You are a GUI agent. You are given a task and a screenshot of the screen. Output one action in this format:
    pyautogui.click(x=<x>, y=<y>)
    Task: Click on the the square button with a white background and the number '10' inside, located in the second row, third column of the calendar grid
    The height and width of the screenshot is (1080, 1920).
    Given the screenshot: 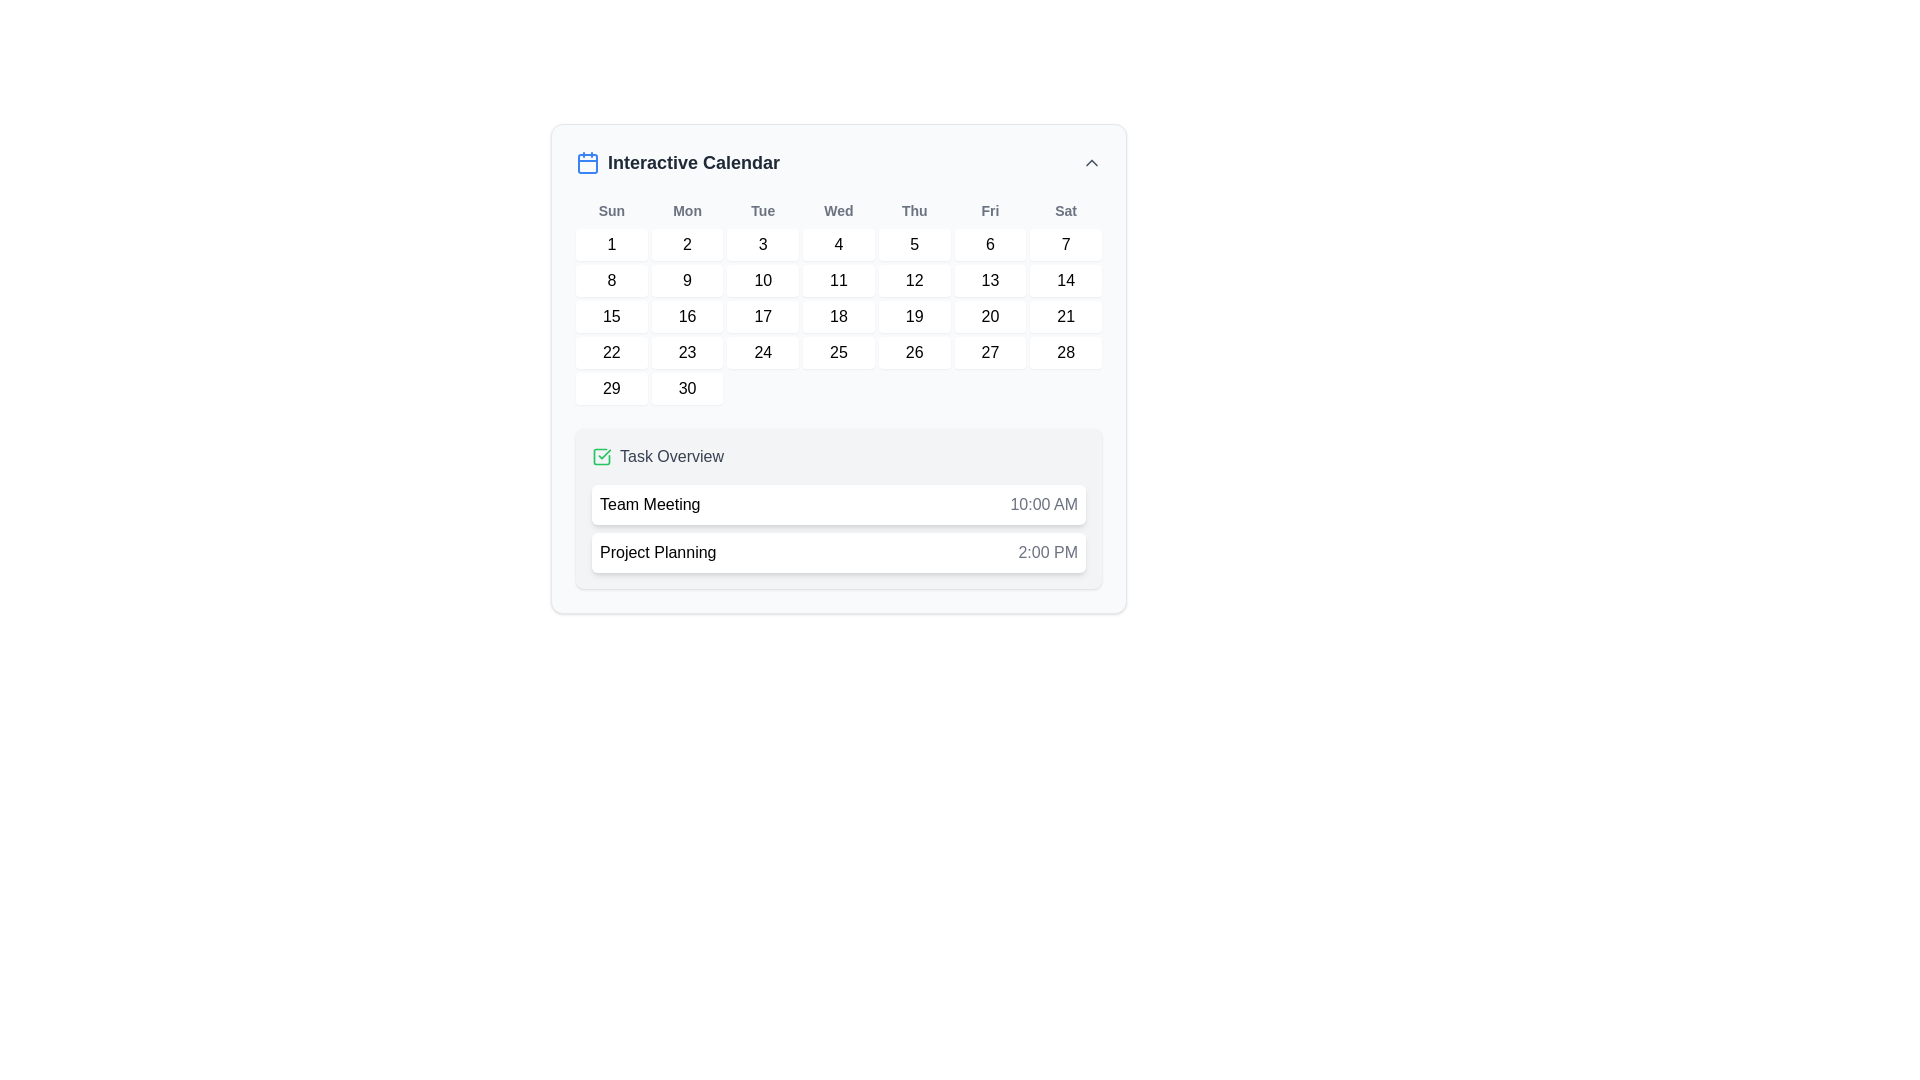 What is the action you would take?
    pyautogui.click(x=762, y=281)
    